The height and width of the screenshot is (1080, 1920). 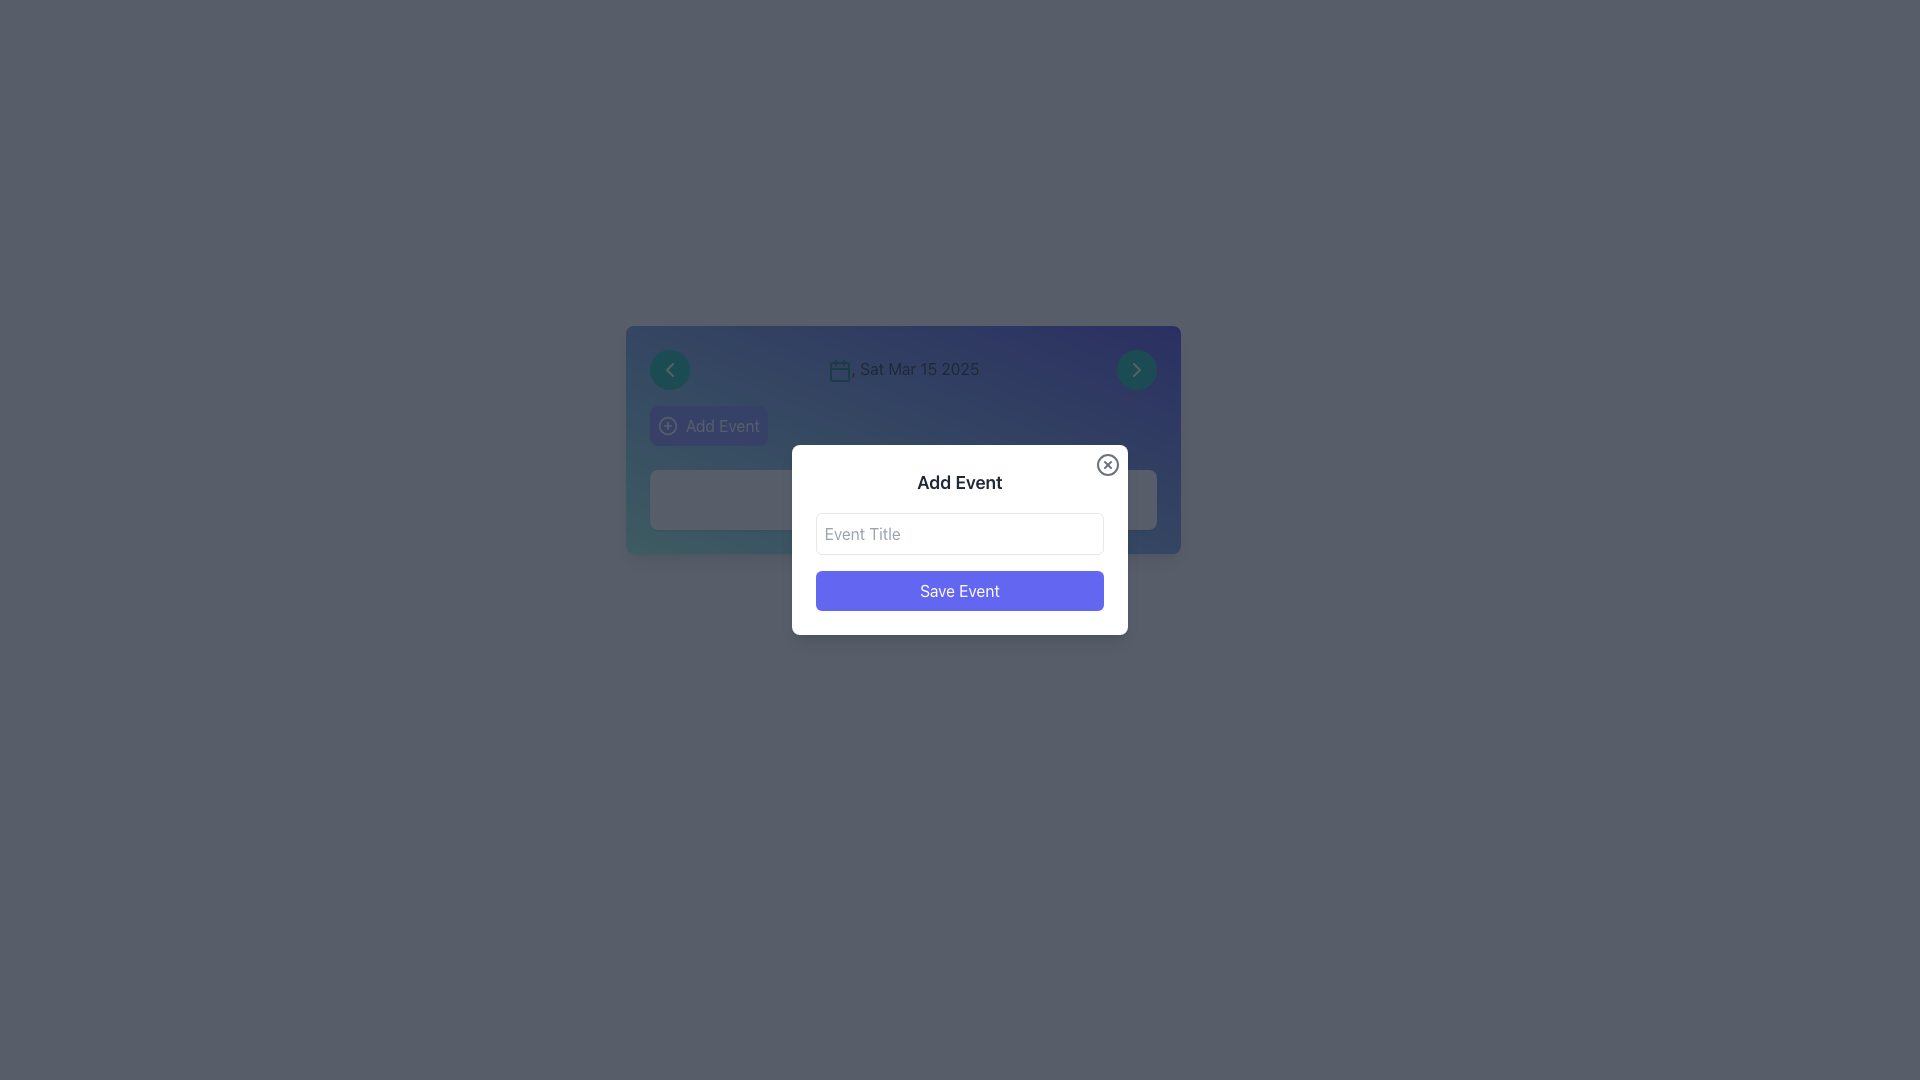 What do you see at coordinates (670, 370) in the screenshot?
I see `the leftward-pointing chevron icon within the teal circular button` at bounding box center [670, 370].